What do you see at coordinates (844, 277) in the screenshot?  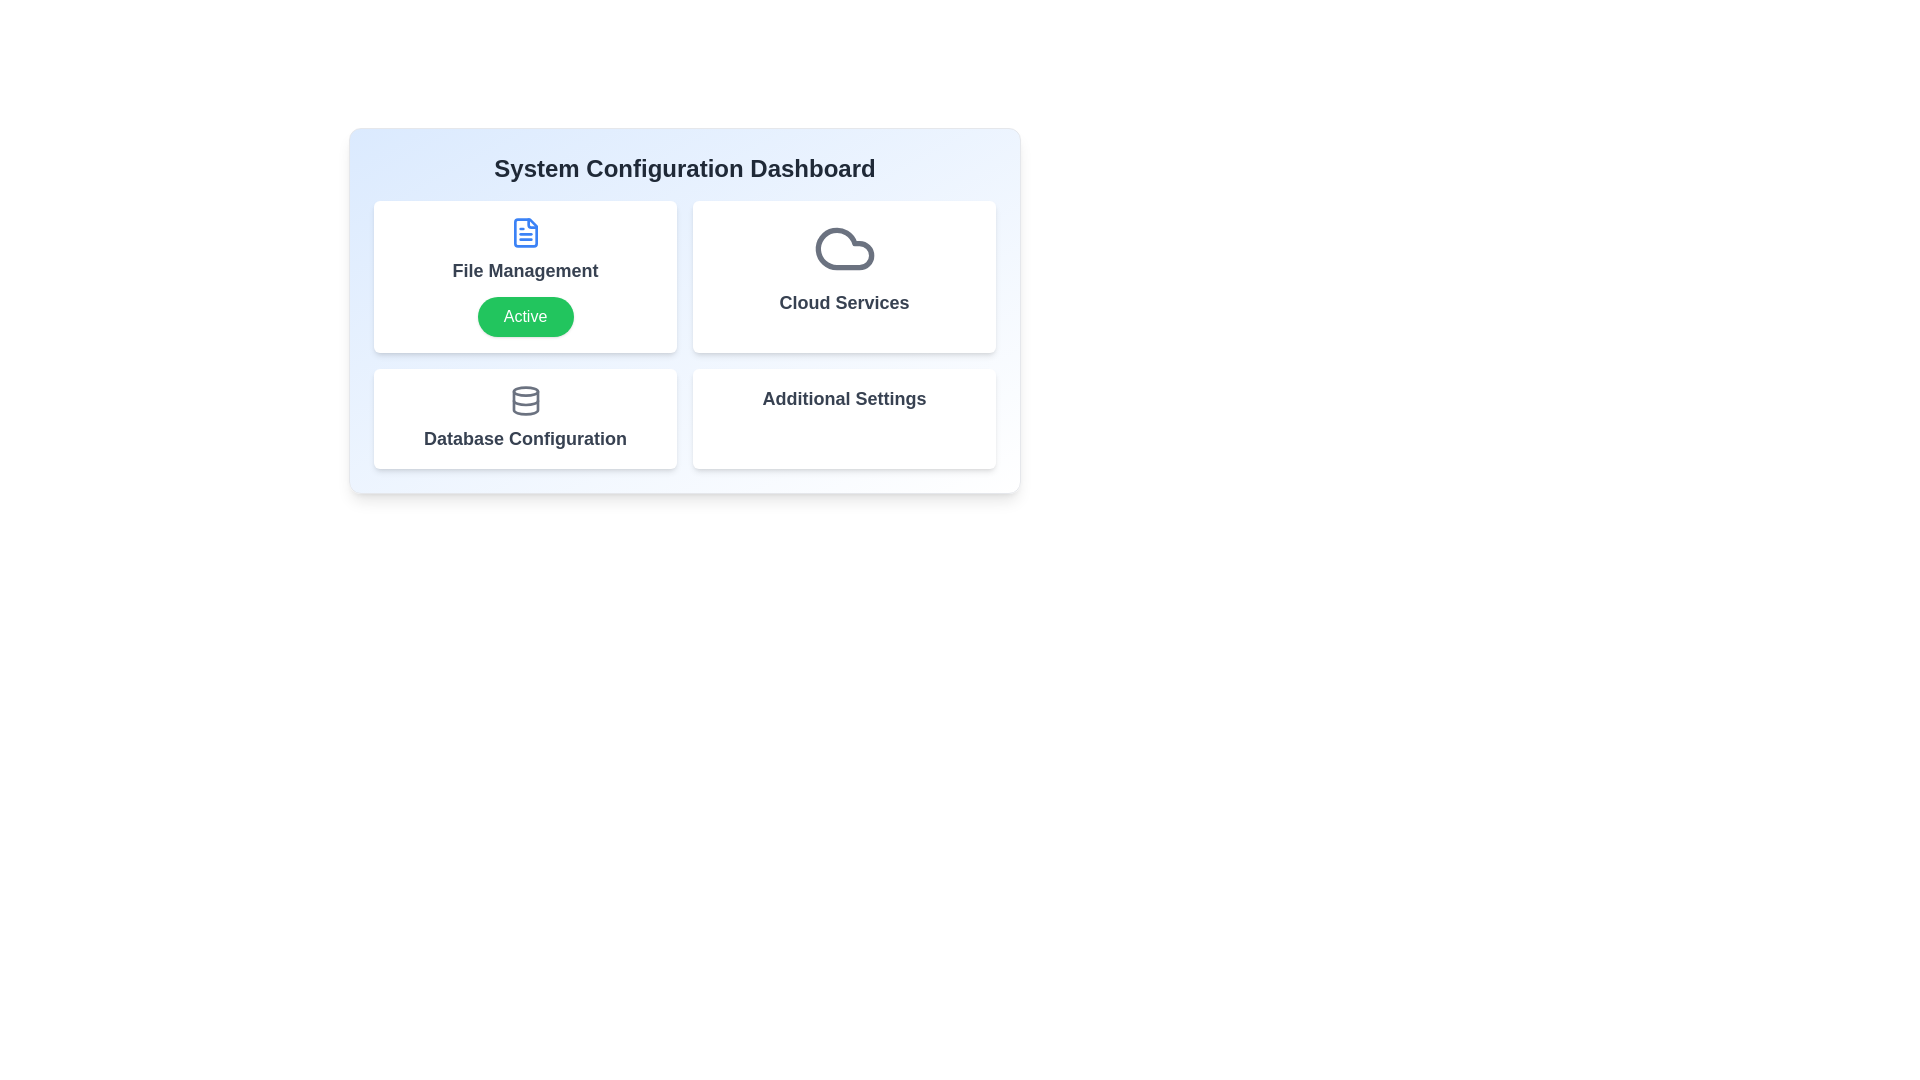 I see `the Informational card featuring a centered cloud icon and the text 'Cloud Services', which is located in the top-right position of the grid structure` at bounding box center [844, 277].